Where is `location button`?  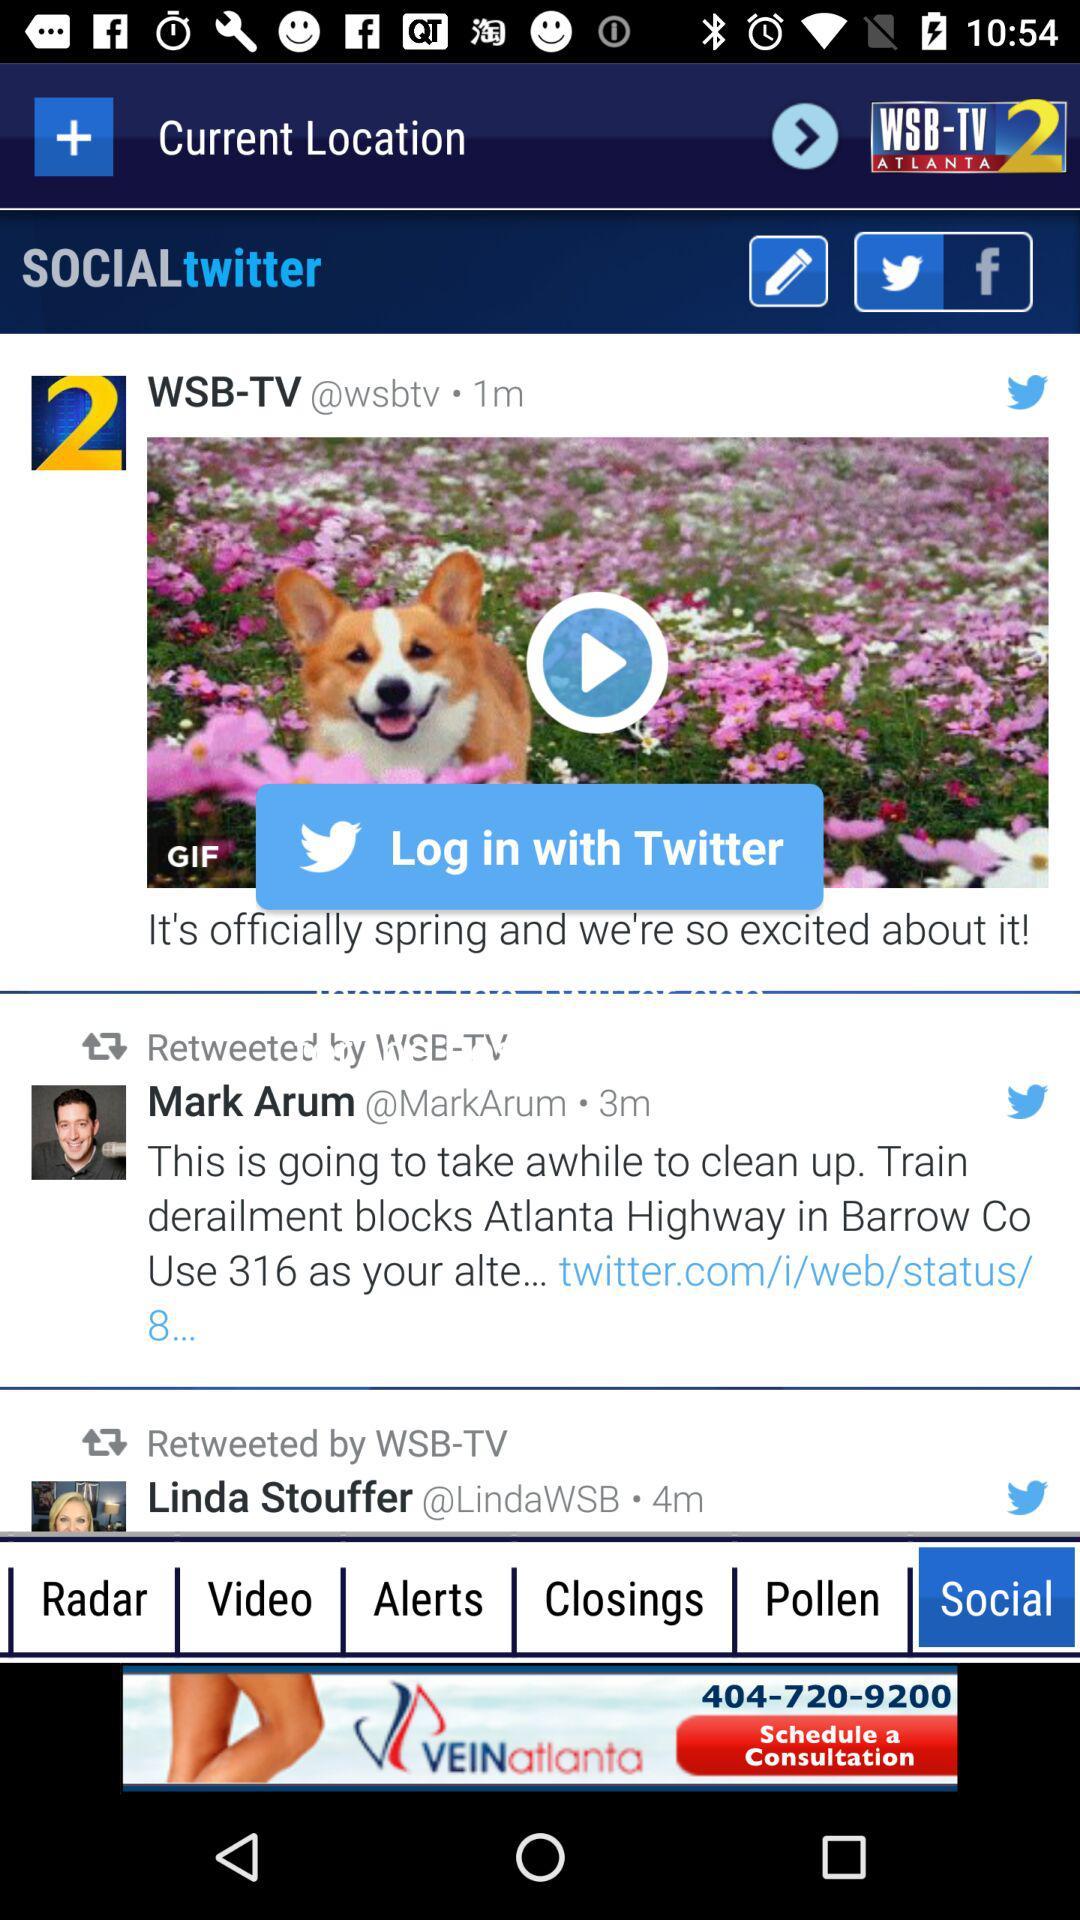
location button is located at coordinates (72, 135).